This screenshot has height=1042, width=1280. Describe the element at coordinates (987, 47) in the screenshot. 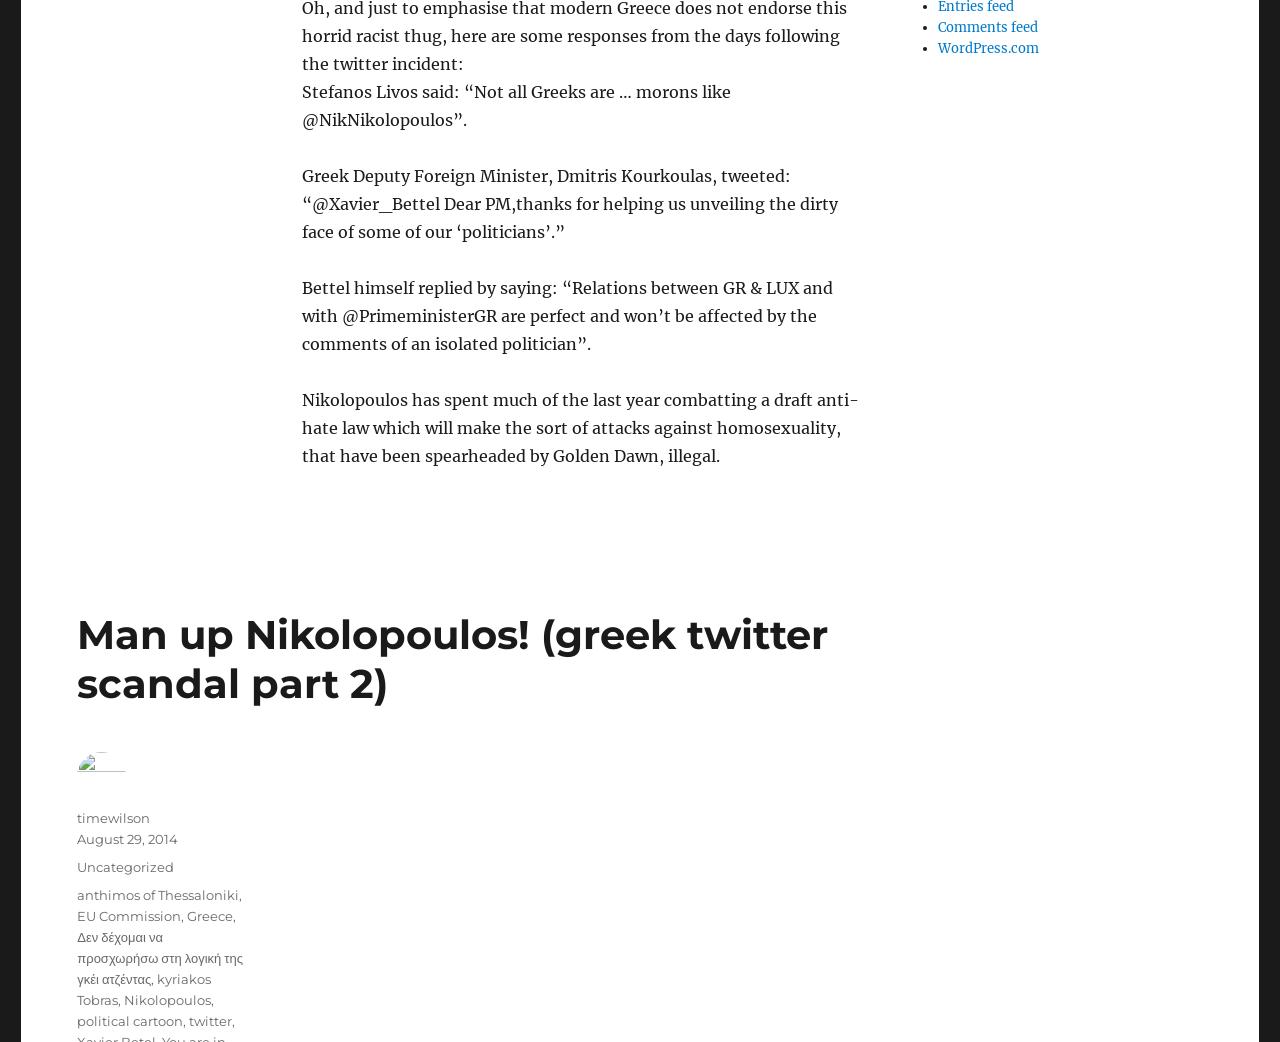

I see `'WordPress.com'` at that location.